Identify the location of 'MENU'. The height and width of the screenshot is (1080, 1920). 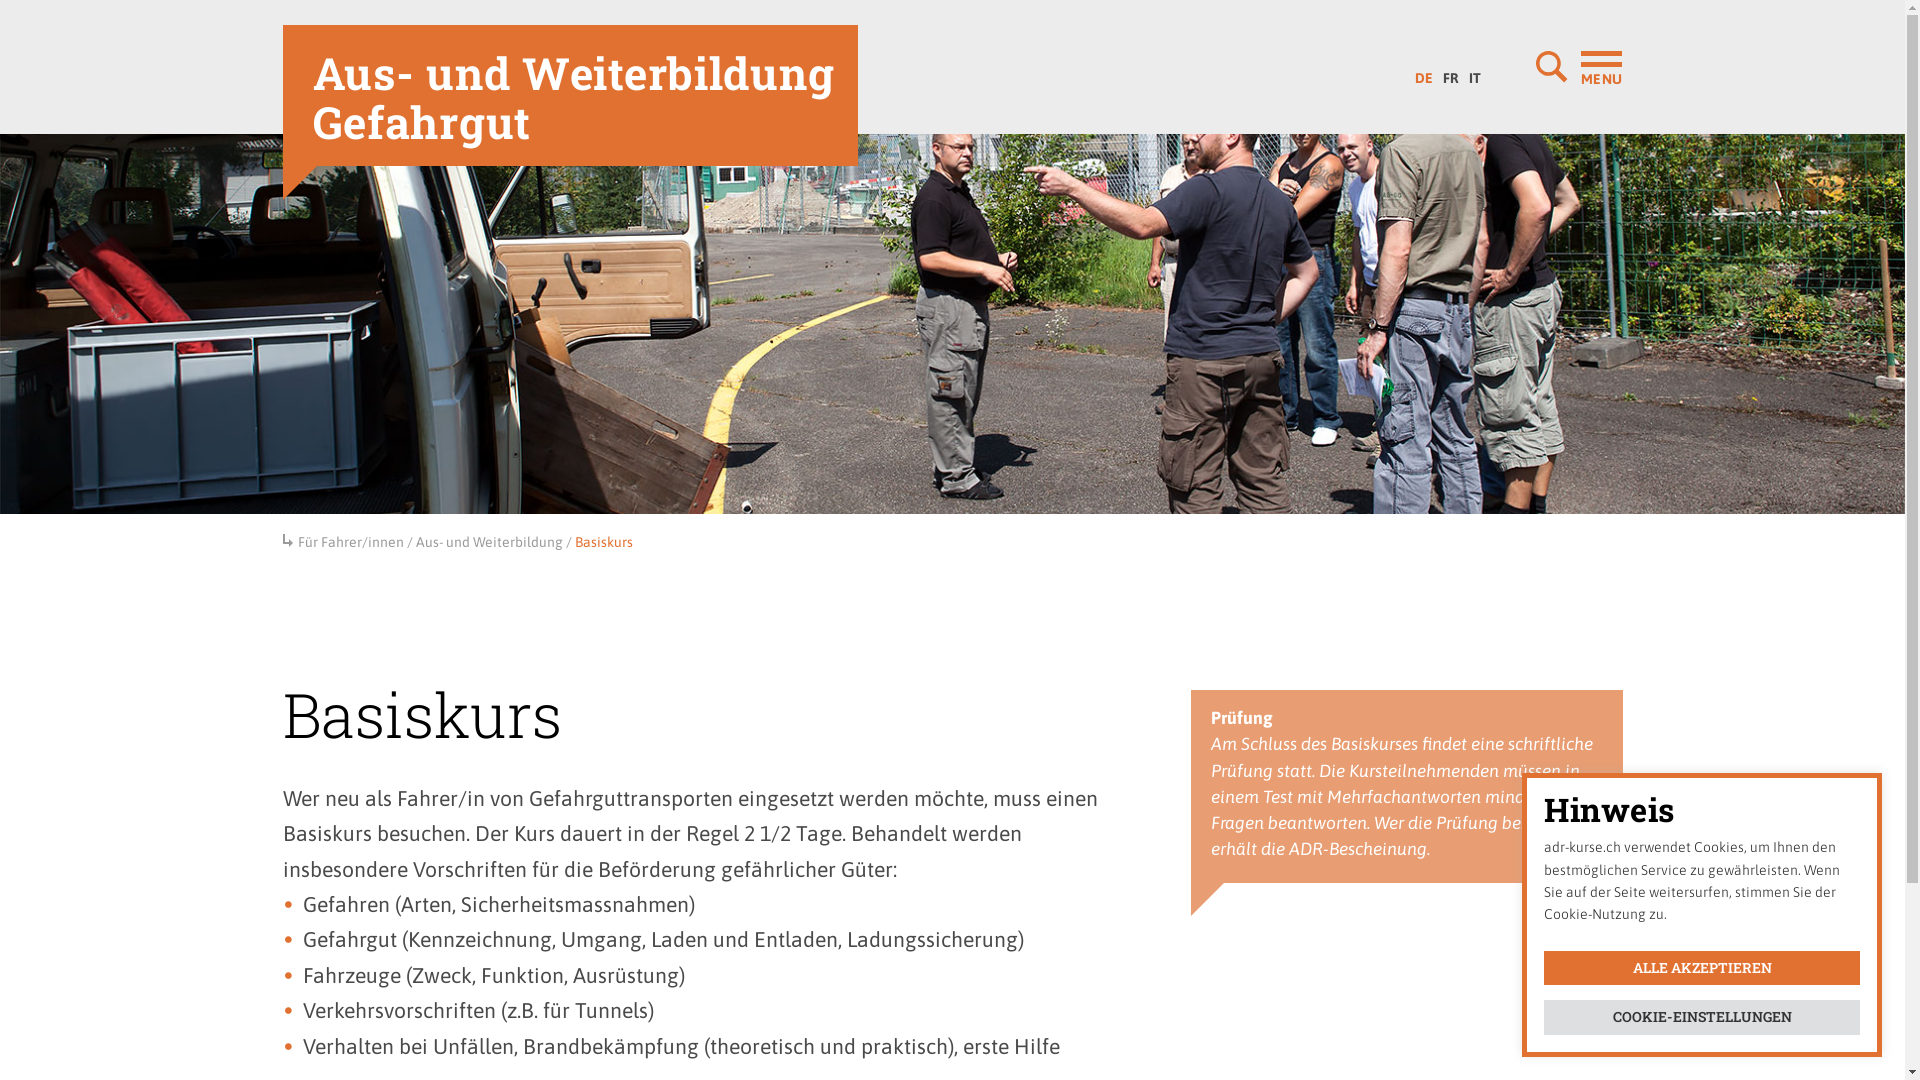
(1535, 65).